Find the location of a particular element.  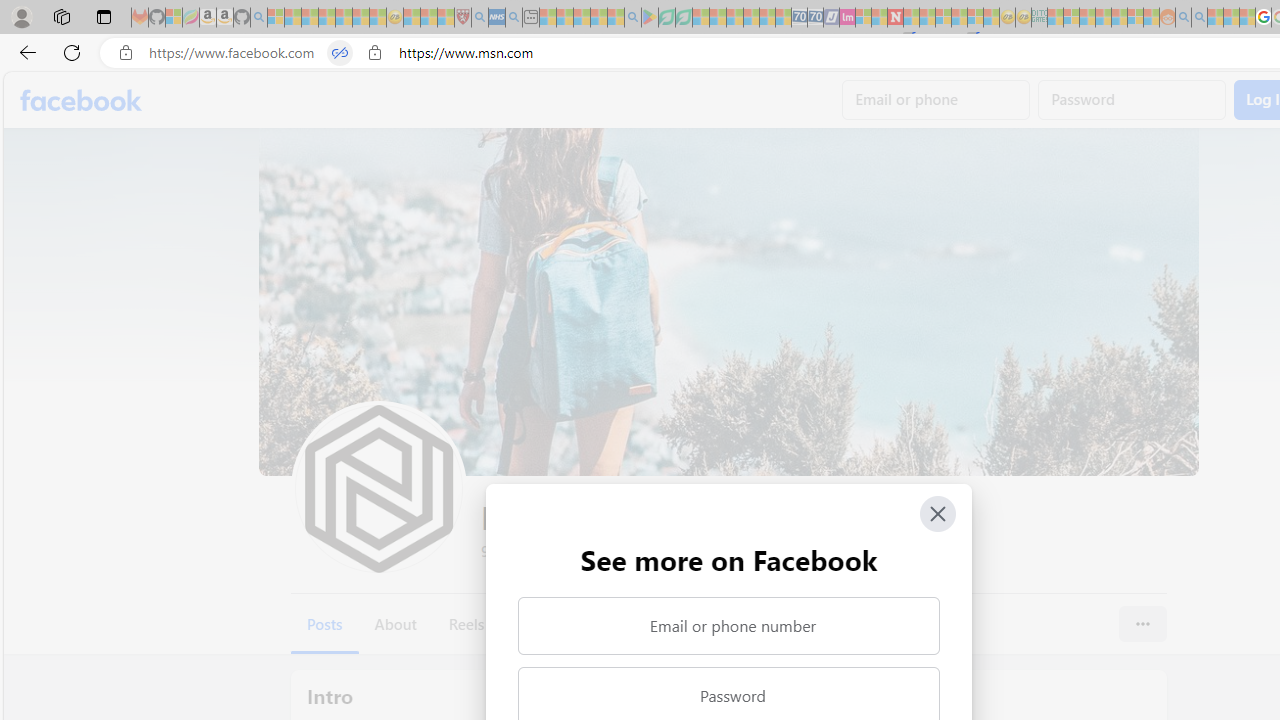

'Microsoft-Report a Concern to Bing - Sleeping' is located at coordinates (174, 17).